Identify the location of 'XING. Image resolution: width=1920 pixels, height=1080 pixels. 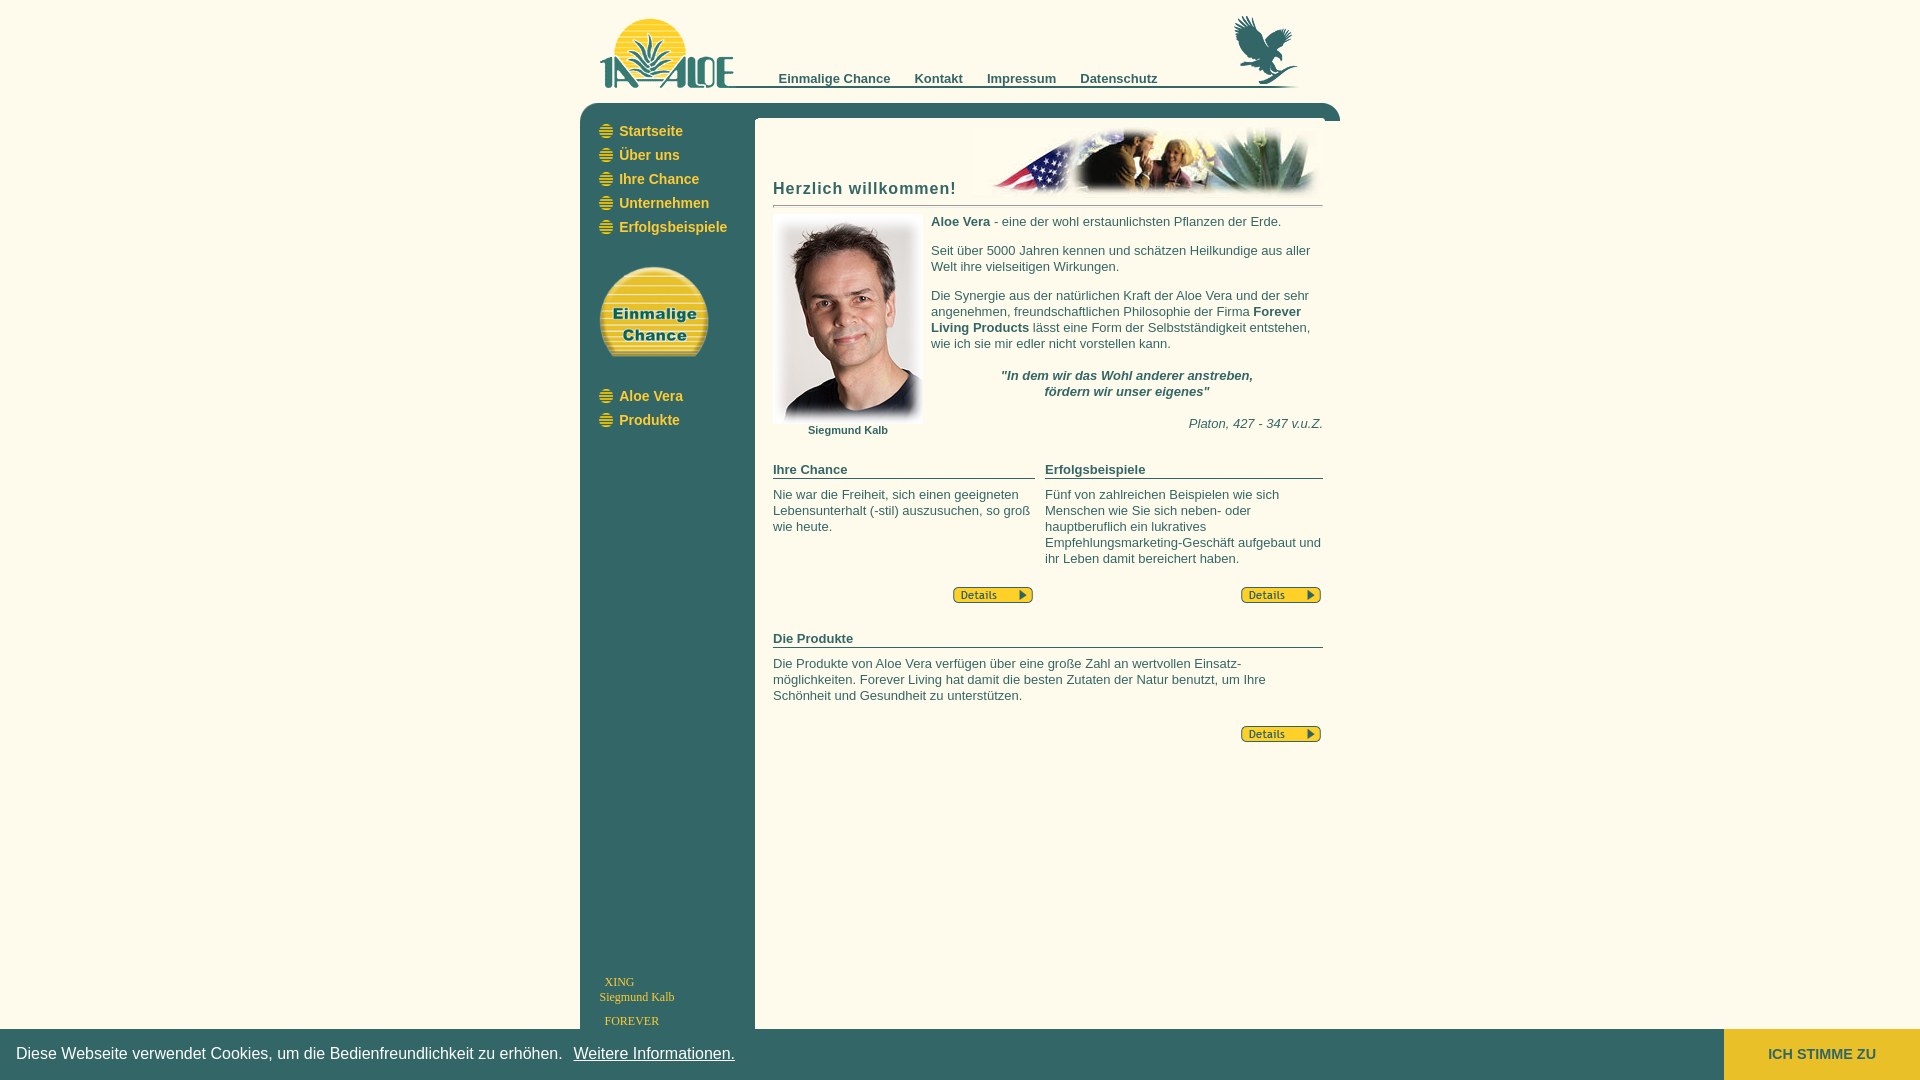
(636, 988).